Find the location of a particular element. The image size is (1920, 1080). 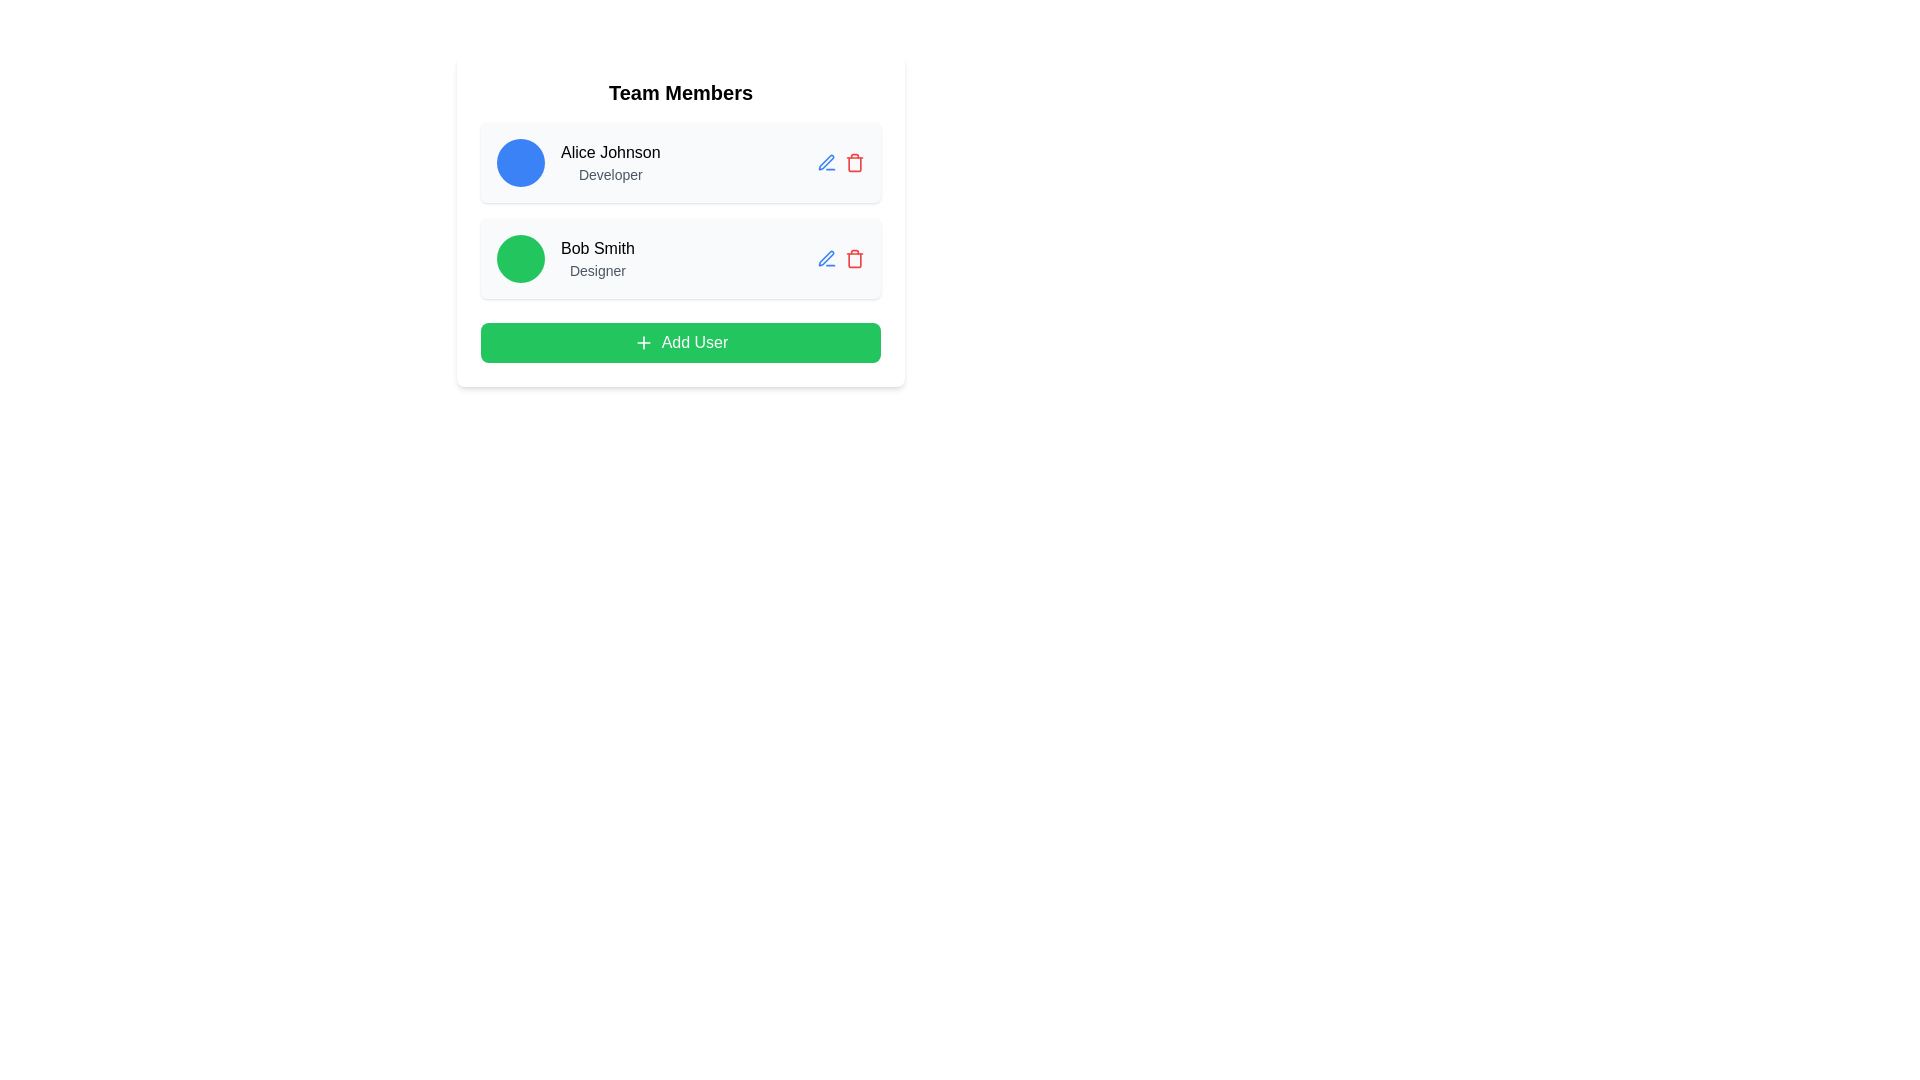

the 'Add User' button located centrally below the 'Team Members' section is located at coordinates (681, 342).